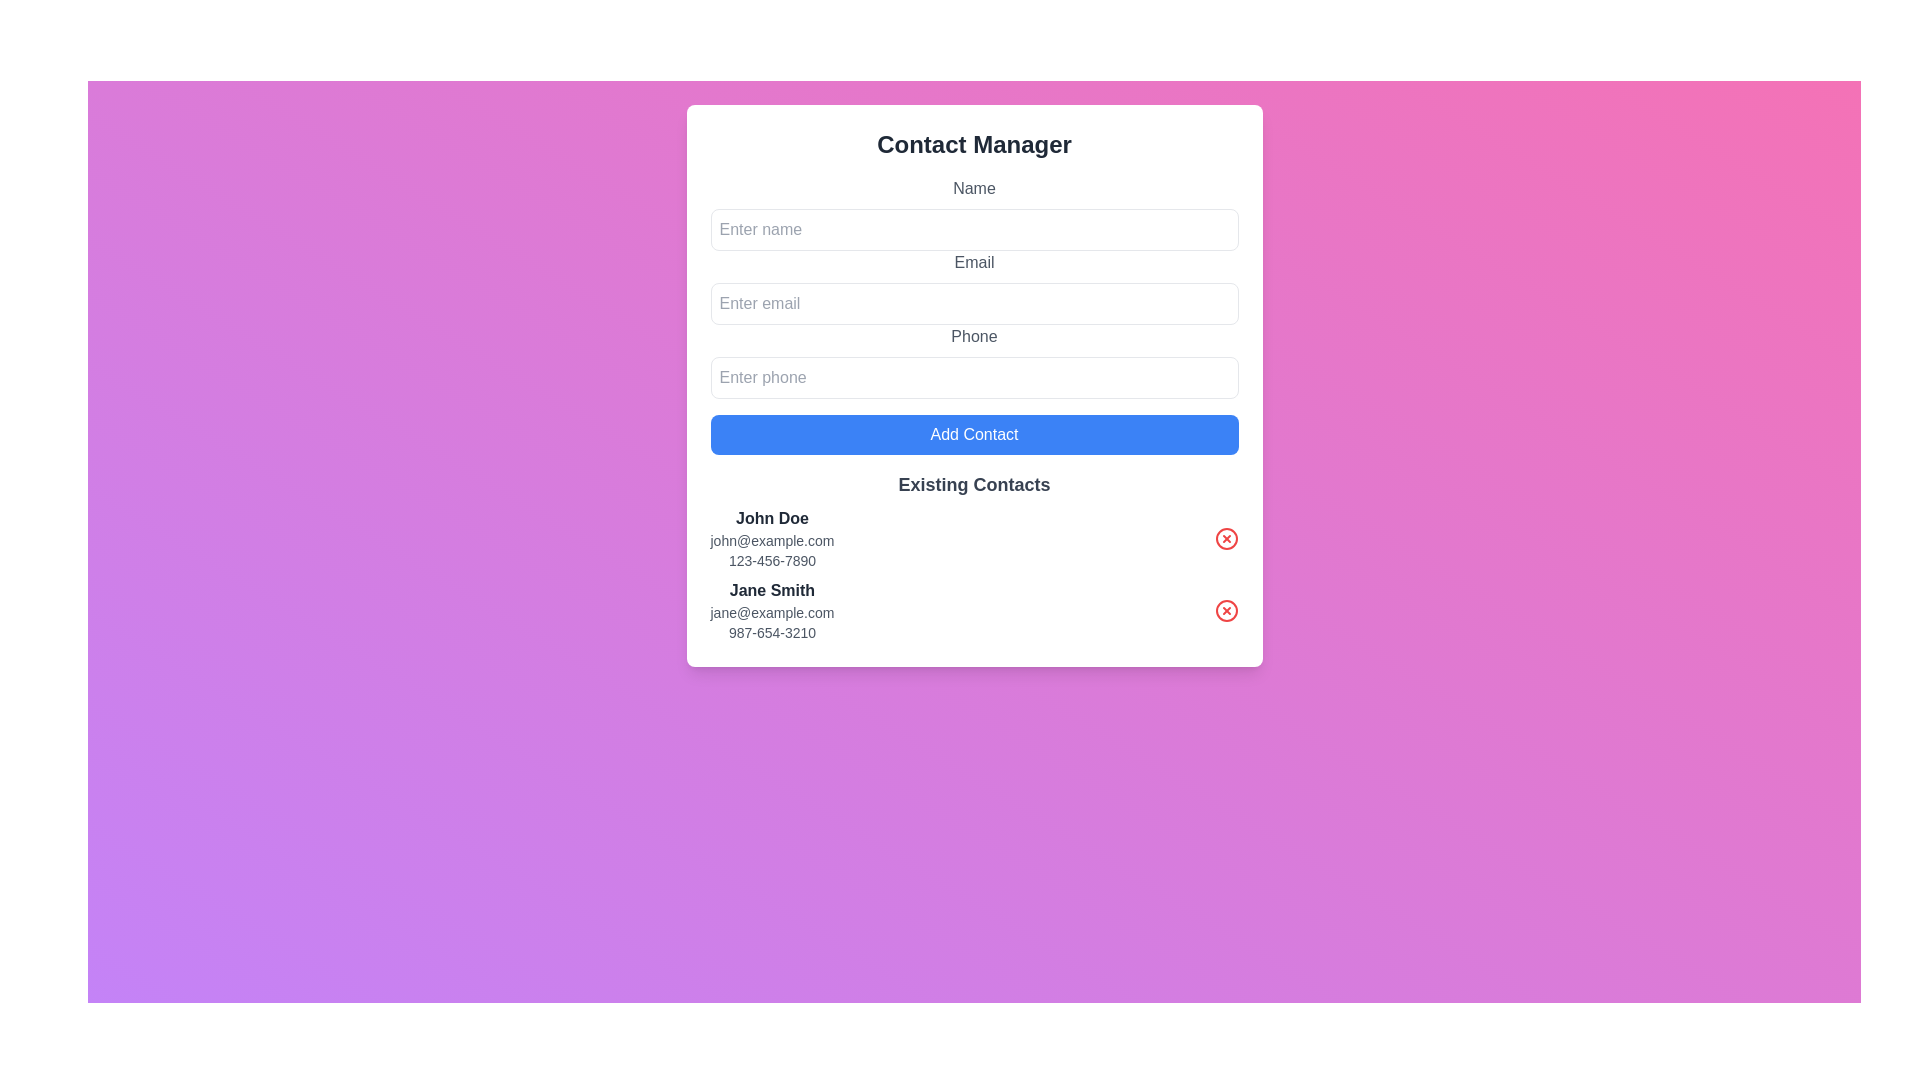 The height and width of the screenshot is (1080, 1920). Describe the element at coordinates (974, 189) in the screenshot. I see `the text label that describes the purpose of the input field for entering a name, positioned at the top of the vertical form layout` at that location.